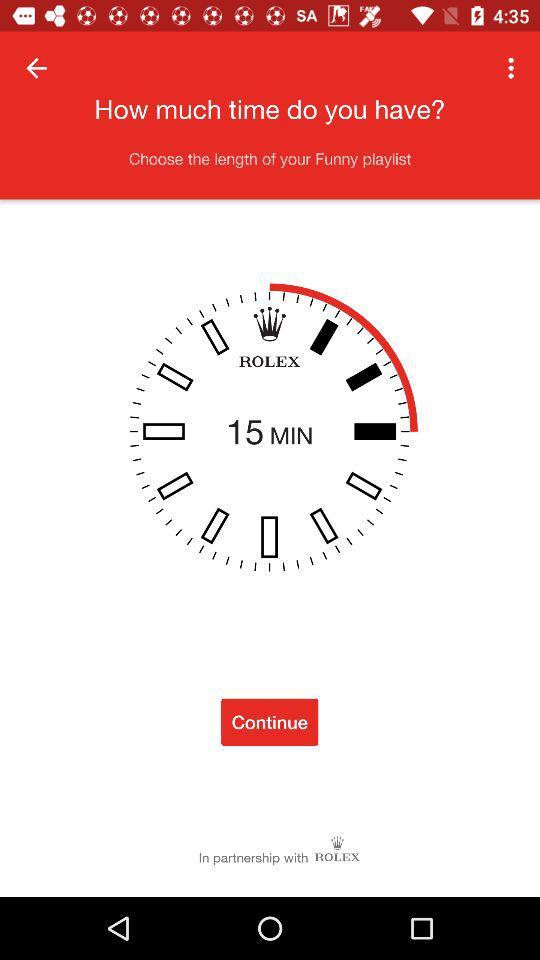 This screenshot has height=960, width=540. Describe the element at coordinates (513, 68) in the screenshot. I see `the item at the top right corner` at that location.